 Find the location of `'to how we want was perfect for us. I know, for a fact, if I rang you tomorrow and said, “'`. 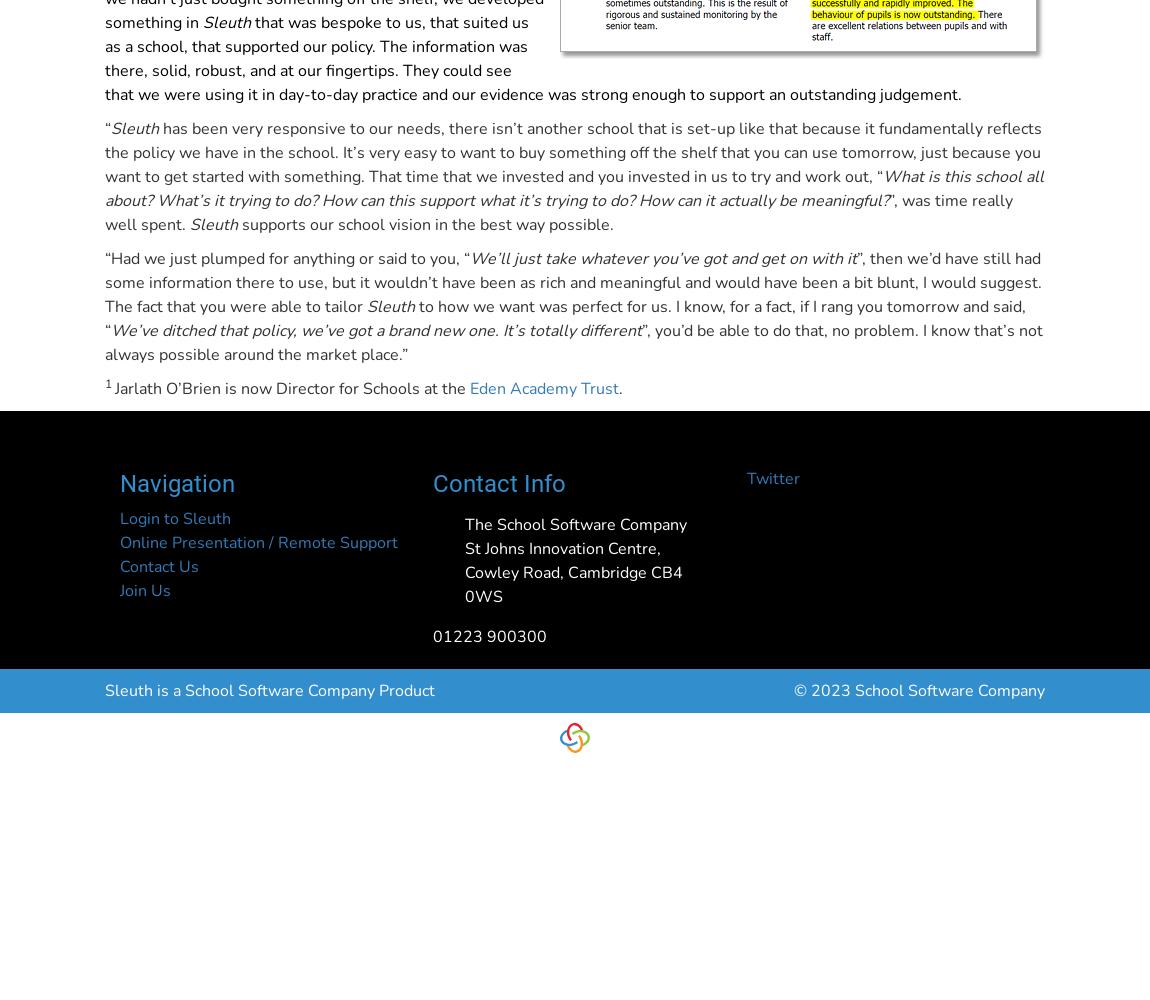

'to how we want was perfect for us. I know, for a fact, if I rang you tomorrow and said, “' is located at coordinates (565, 318).